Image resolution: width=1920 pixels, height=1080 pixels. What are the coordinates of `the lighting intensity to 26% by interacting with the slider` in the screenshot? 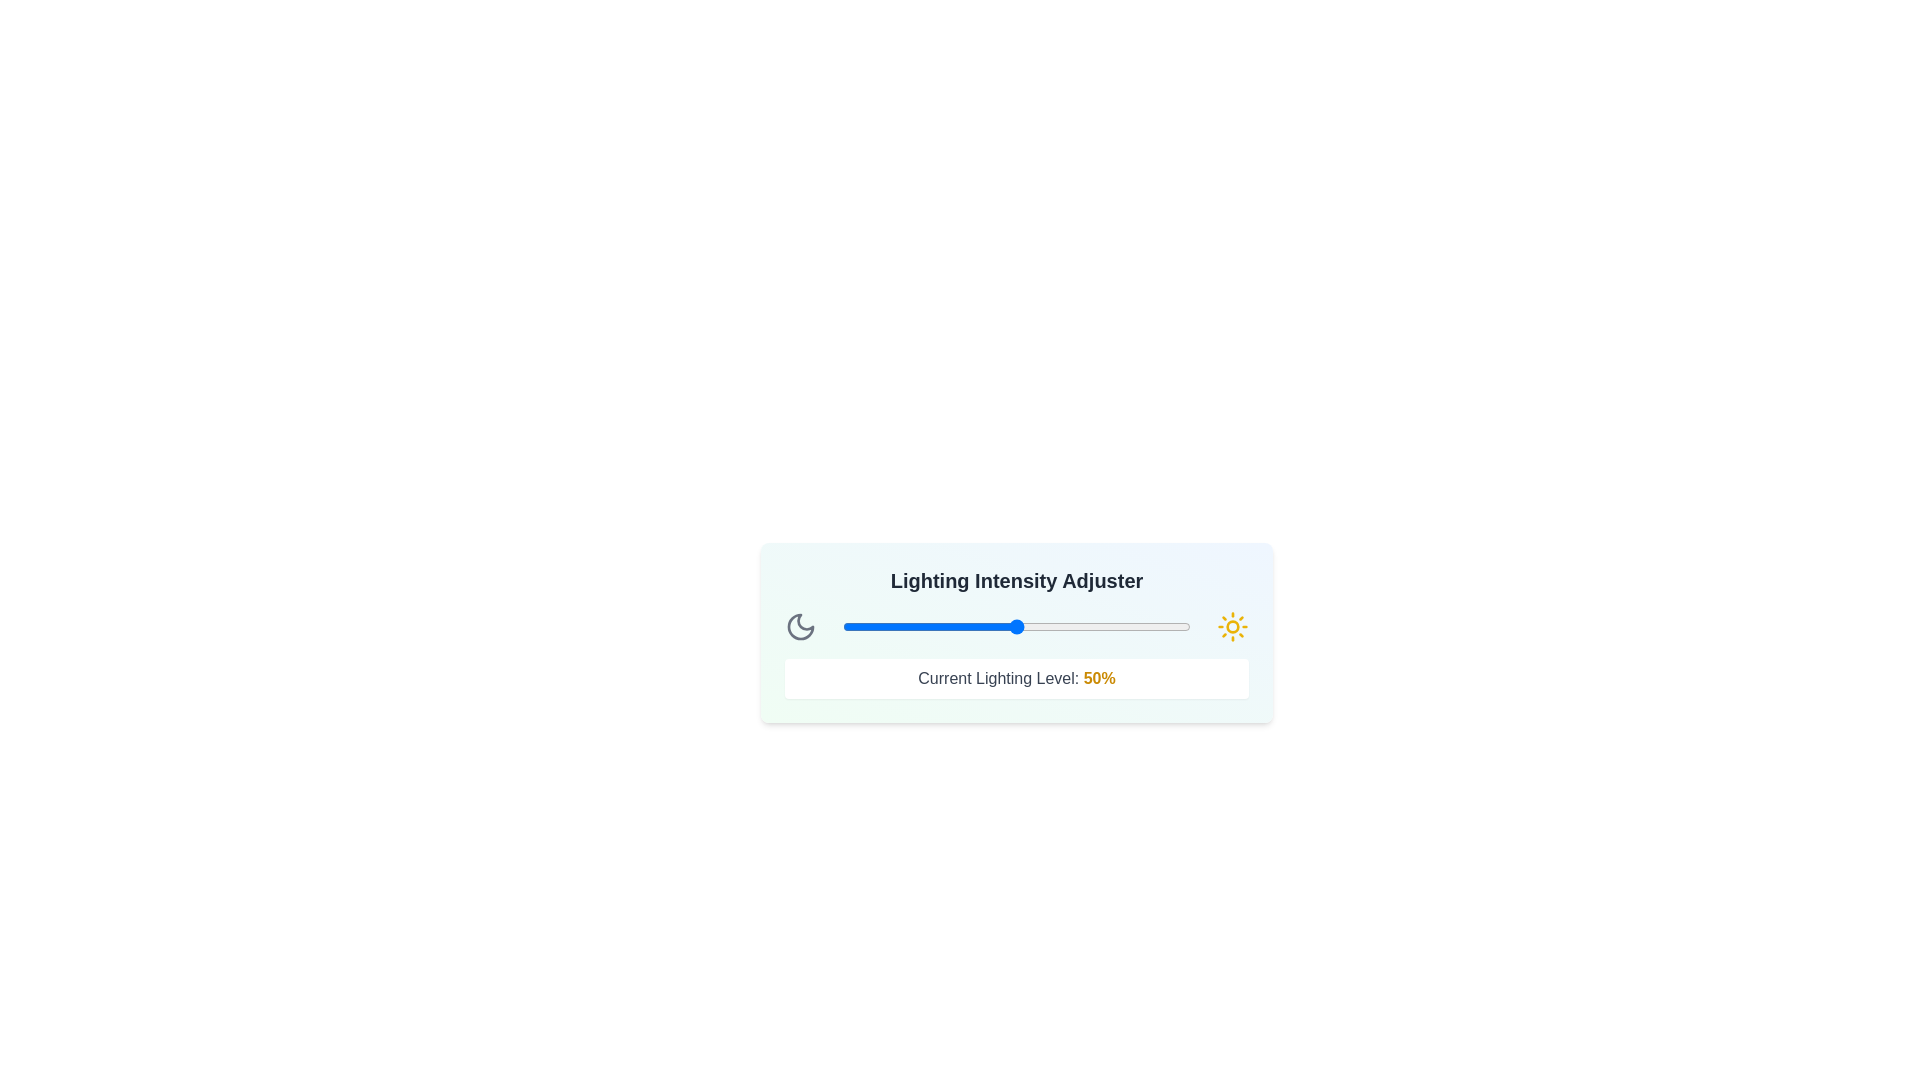 It's located at (932, 626).